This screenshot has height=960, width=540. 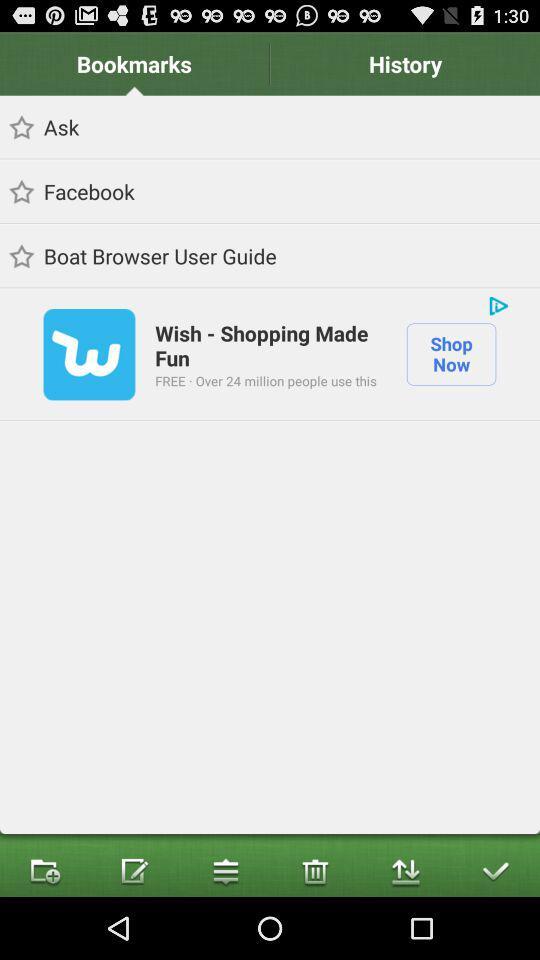 What do you see at coordinates (451, 354) in the screenshot?
I see `the shop now app` at bounding box center [451, 354].